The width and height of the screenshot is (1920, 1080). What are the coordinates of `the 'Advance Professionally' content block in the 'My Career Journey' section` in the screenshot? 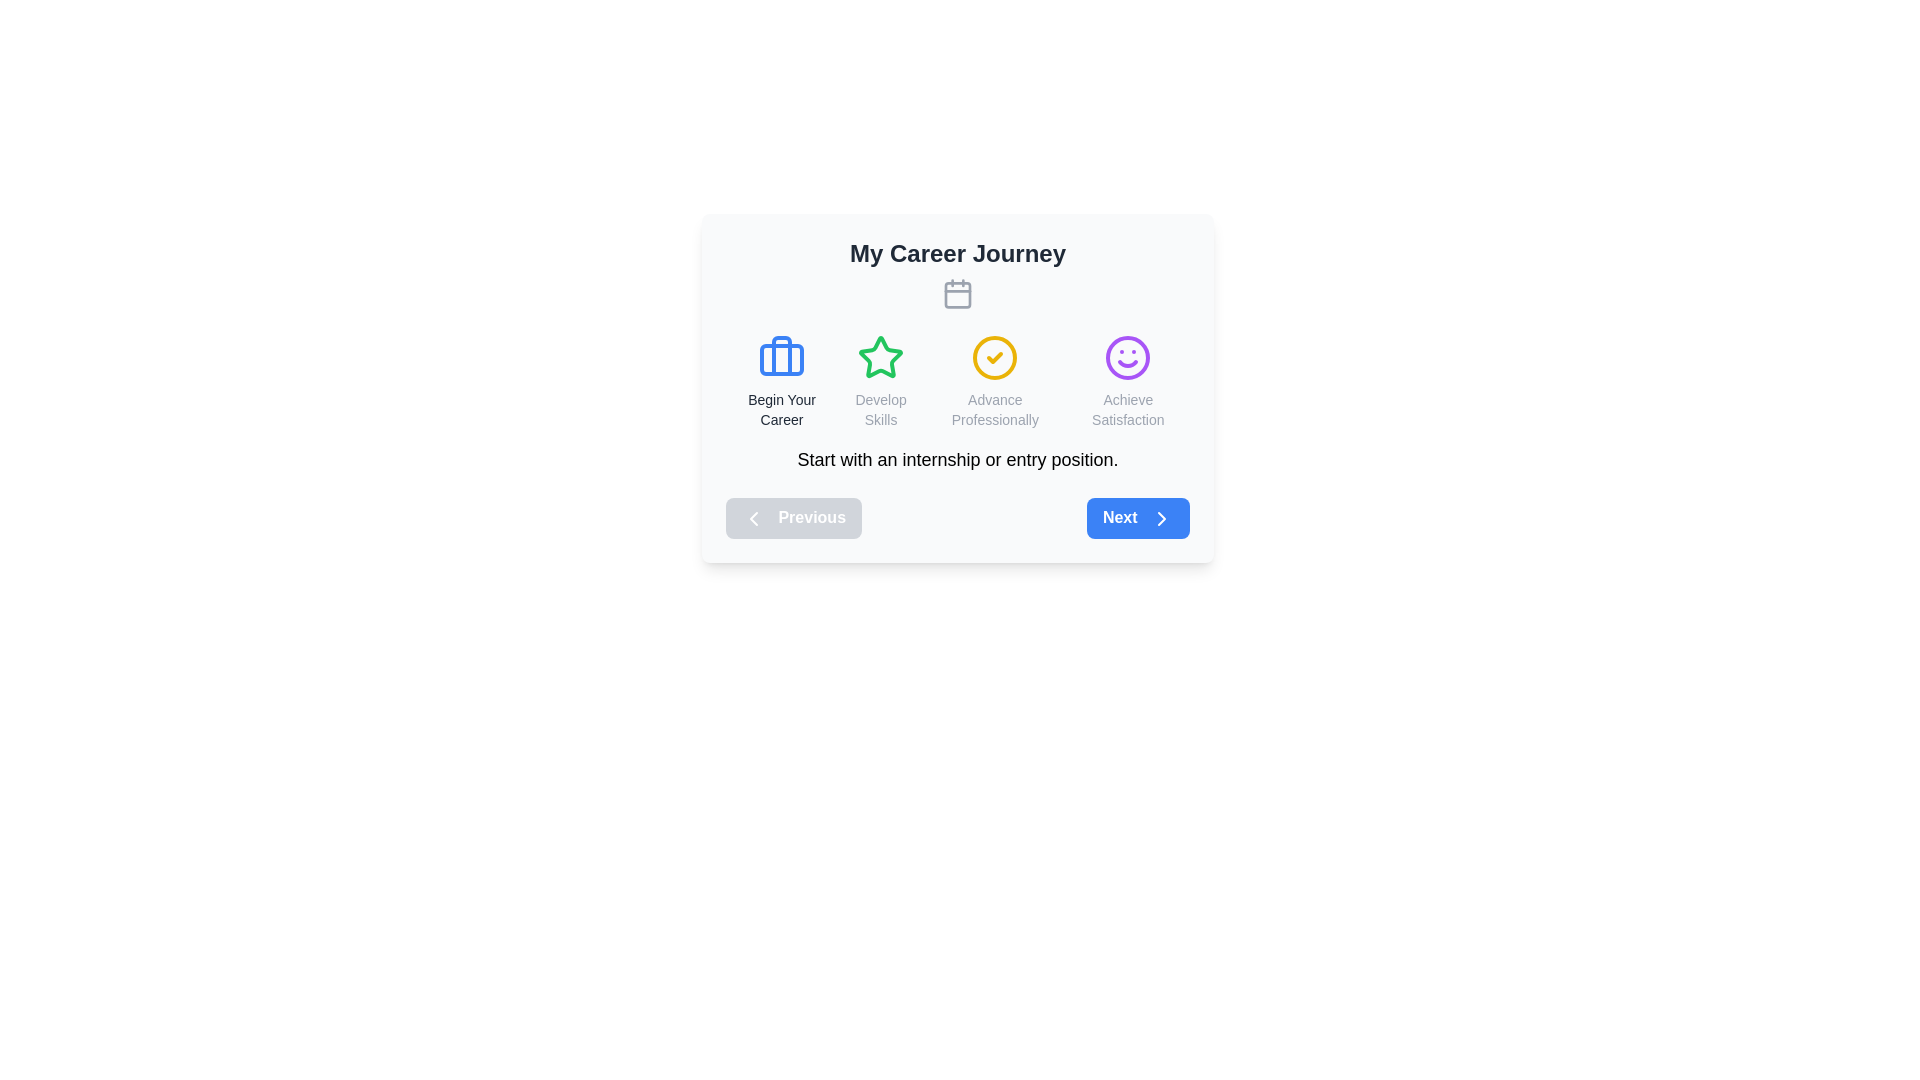 It's located at (995, 381).